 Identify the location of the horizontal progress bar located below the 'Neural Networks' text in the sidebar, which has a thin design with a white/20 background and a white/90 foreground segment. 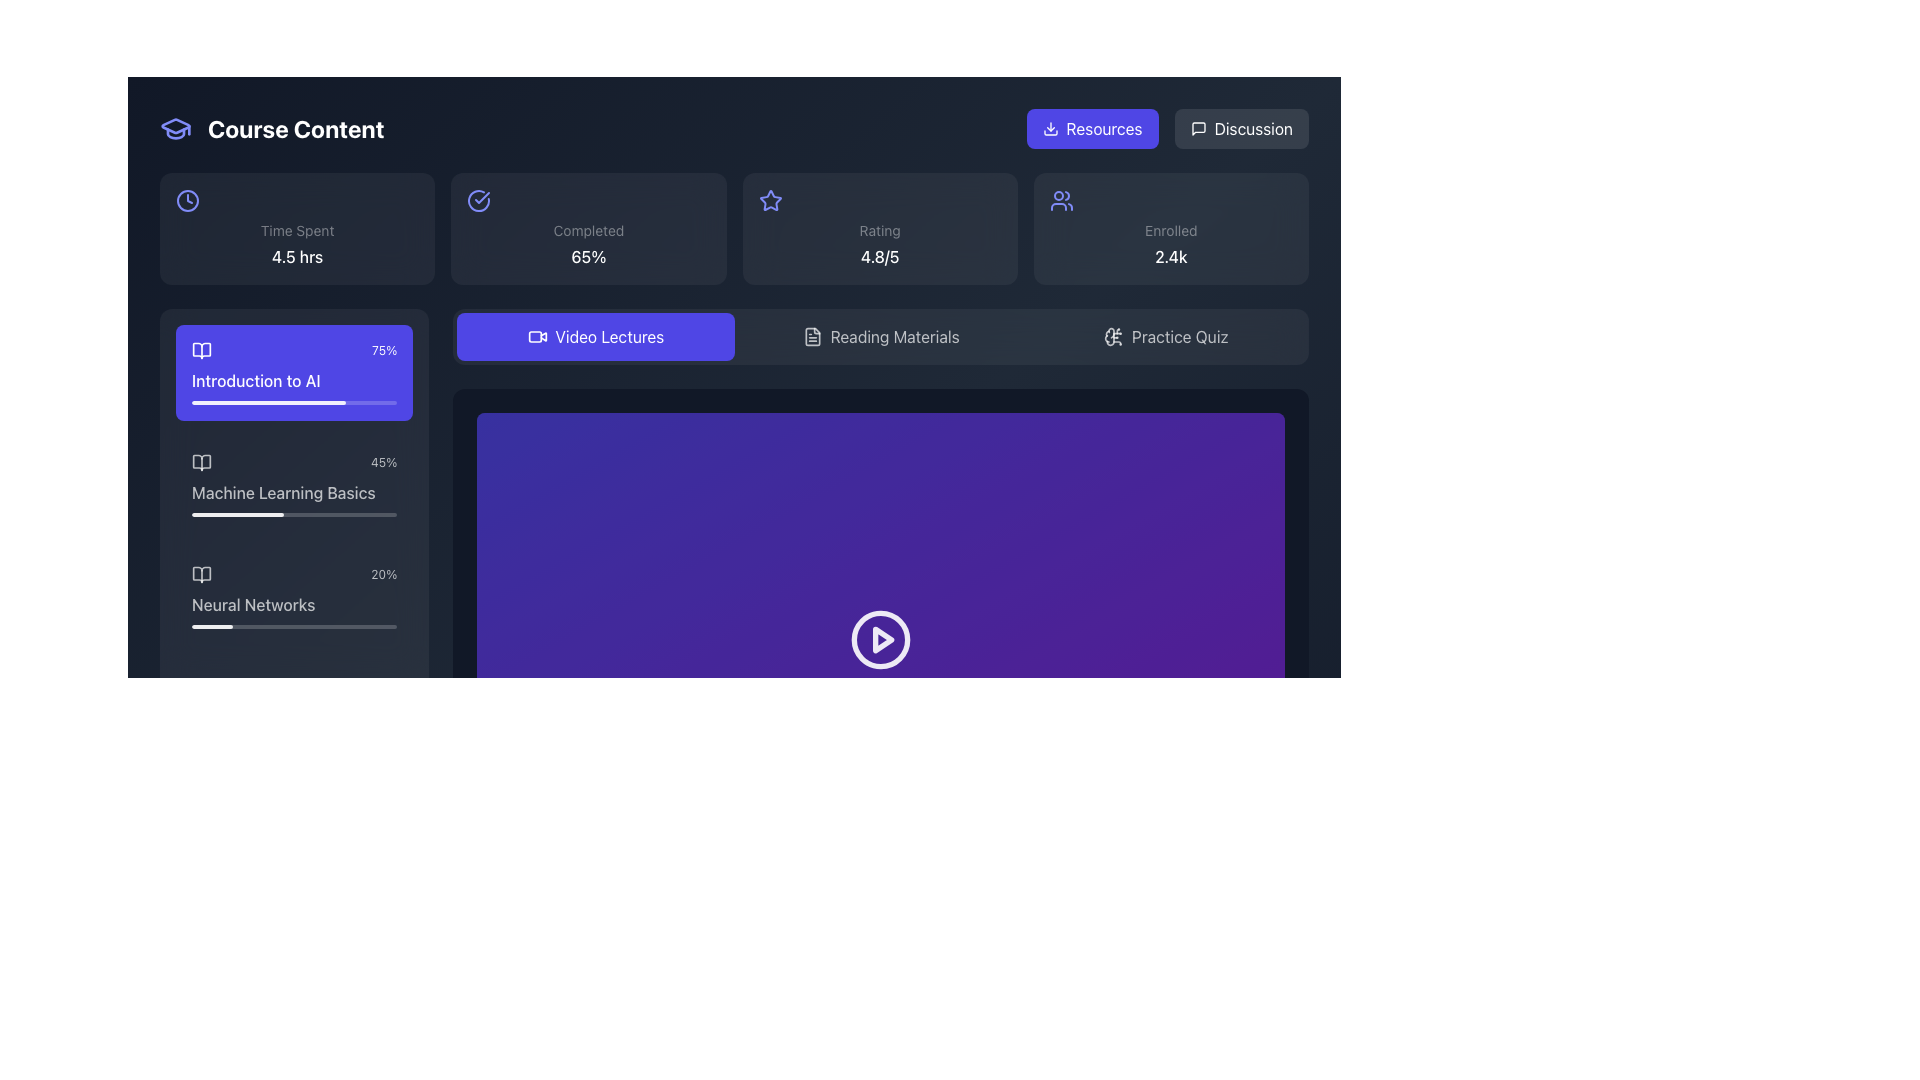
(293, 626).